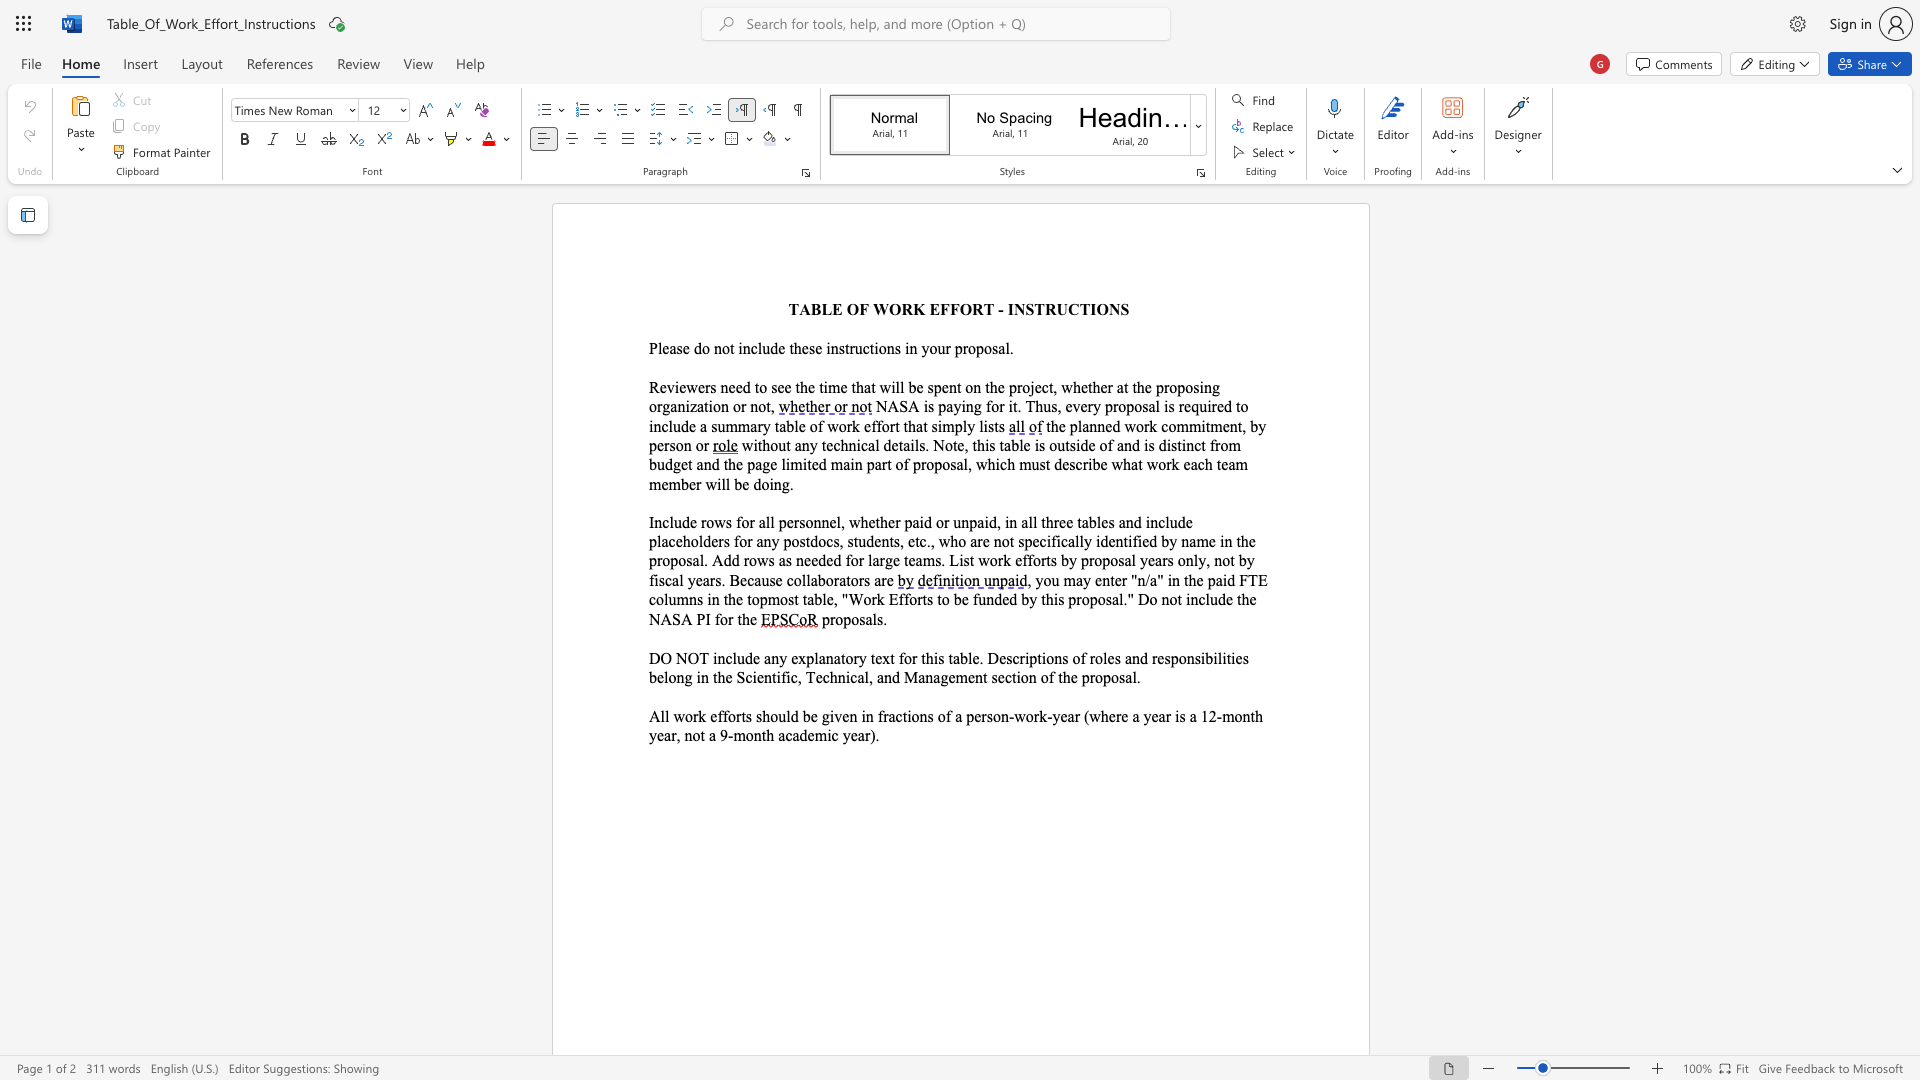  Describe the element at coordinates (983, 309) in the screenshot. I see `the space between the continuous character "R" and "T" in the text` at that location.